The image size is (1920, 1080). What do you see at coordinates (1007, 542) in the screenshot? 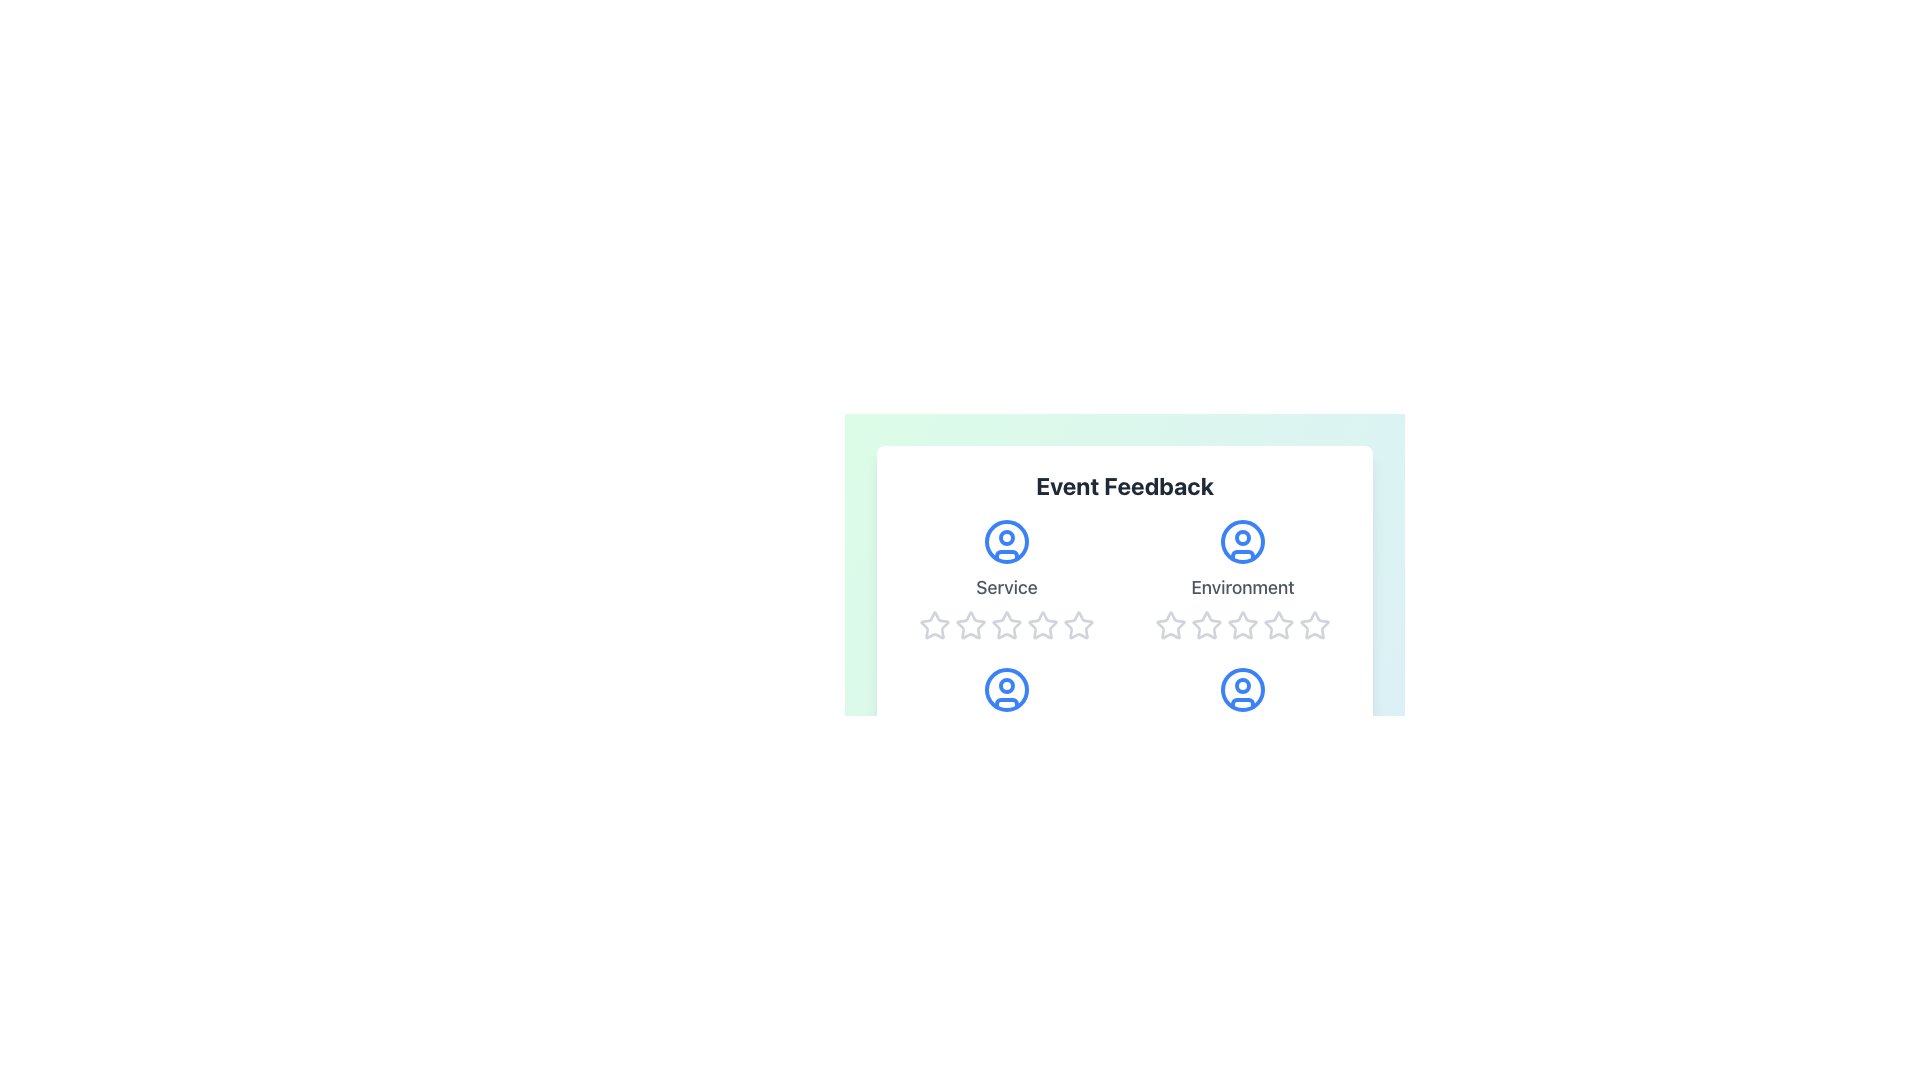
I see `the blue circular icon resembling a user profile silhouette located above the 'Service' rating section in the feedback interface` at bounding box center [1007, 542].